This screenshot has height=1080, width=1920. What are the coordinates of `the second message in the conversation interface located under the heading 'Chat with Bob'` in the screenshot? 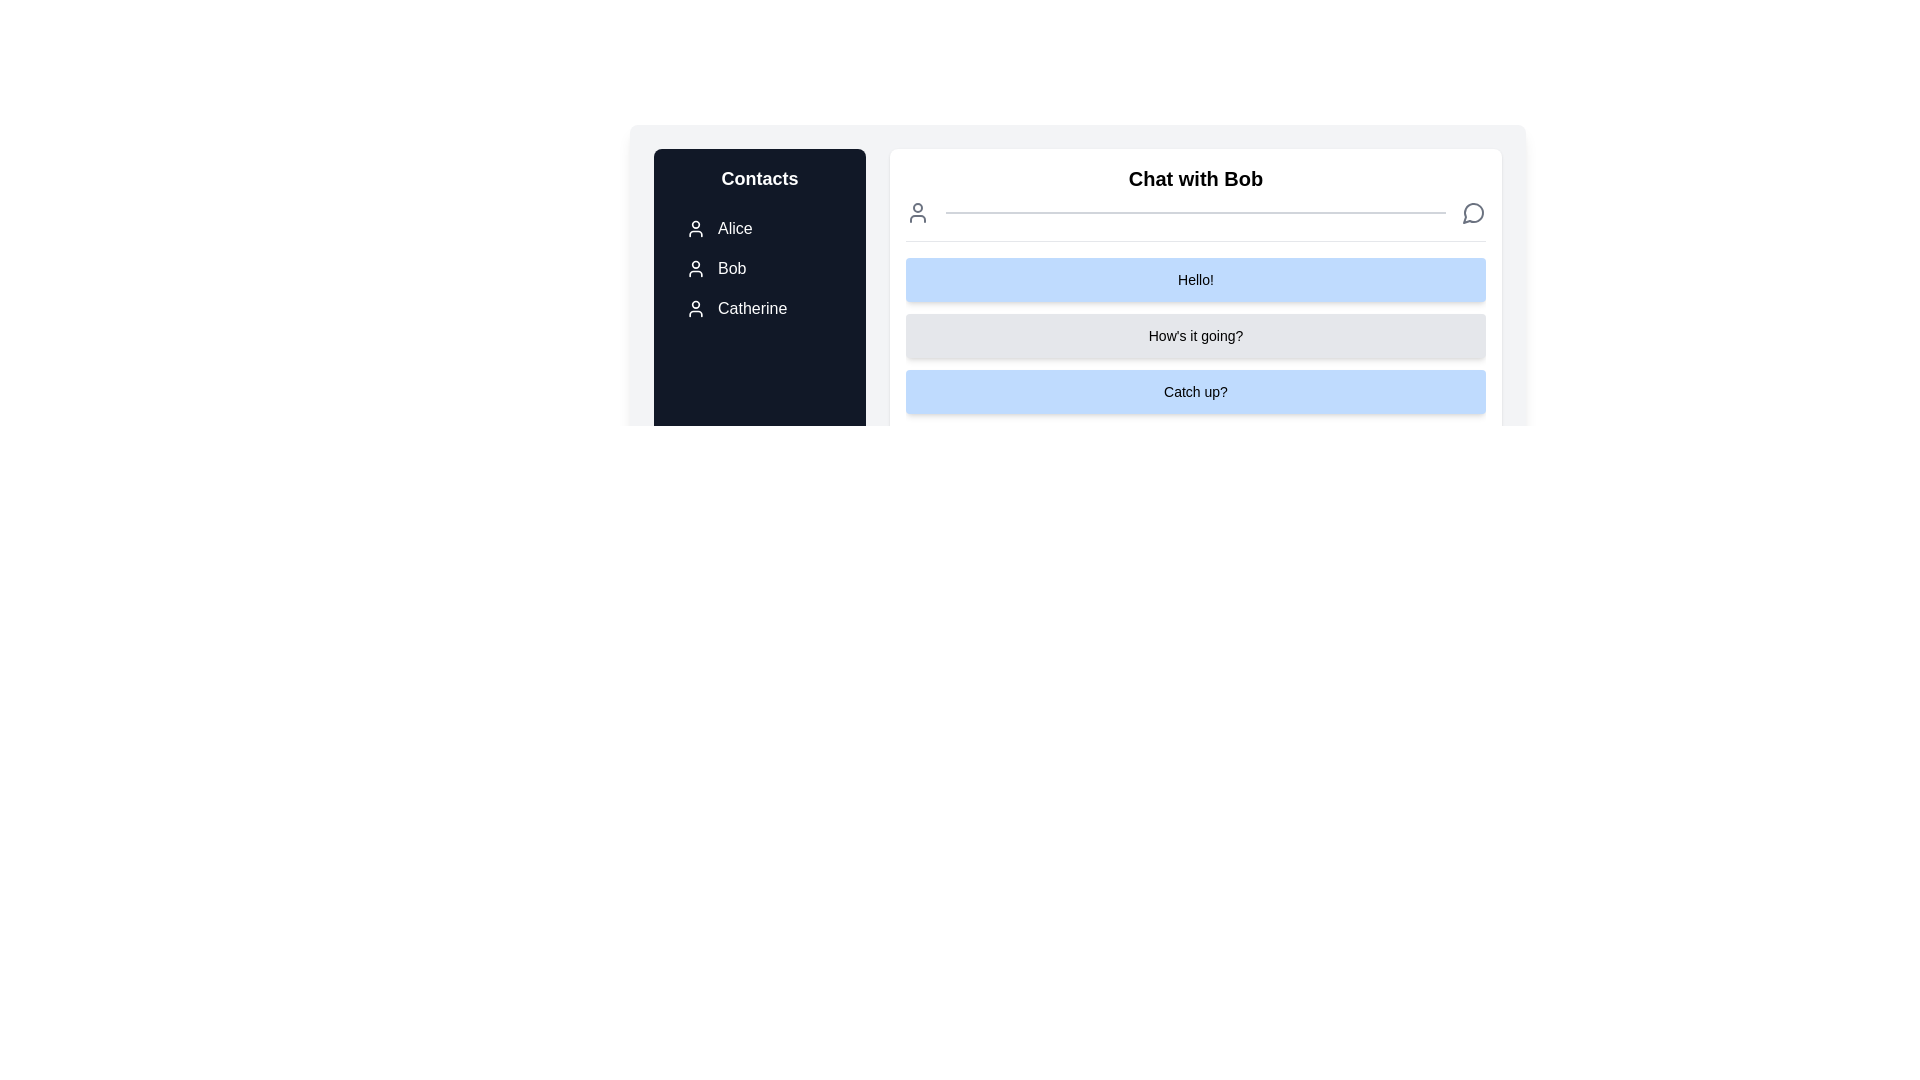 It's located at (1195, 353).